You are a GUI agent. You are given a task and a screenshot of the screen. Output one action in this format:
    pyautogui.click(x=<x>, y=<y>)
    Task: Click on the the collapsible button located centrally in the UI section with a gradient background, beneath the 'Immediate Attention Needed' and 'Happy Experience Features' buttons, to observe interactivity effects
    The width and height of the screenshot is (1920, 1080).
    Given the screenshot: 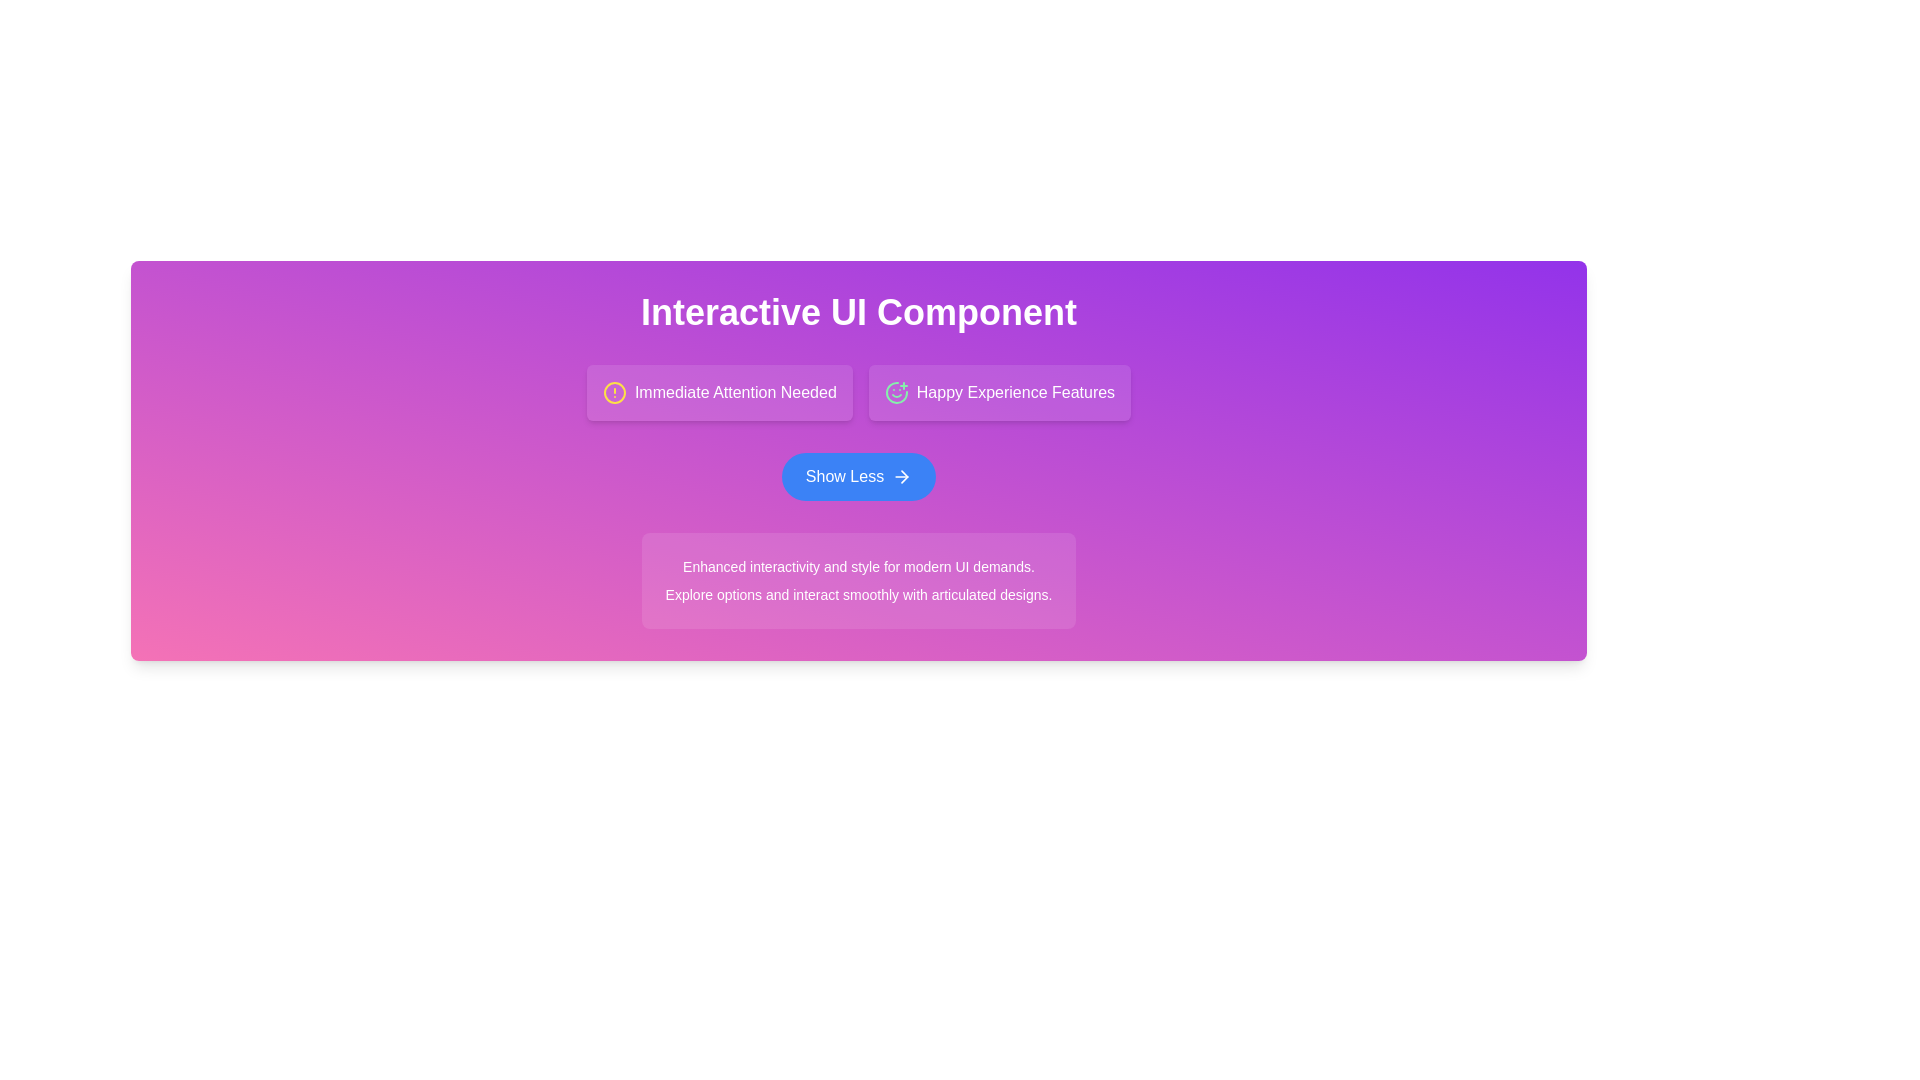 What is the action you would take?
    pyautogui.click(x=859, y=477)
    